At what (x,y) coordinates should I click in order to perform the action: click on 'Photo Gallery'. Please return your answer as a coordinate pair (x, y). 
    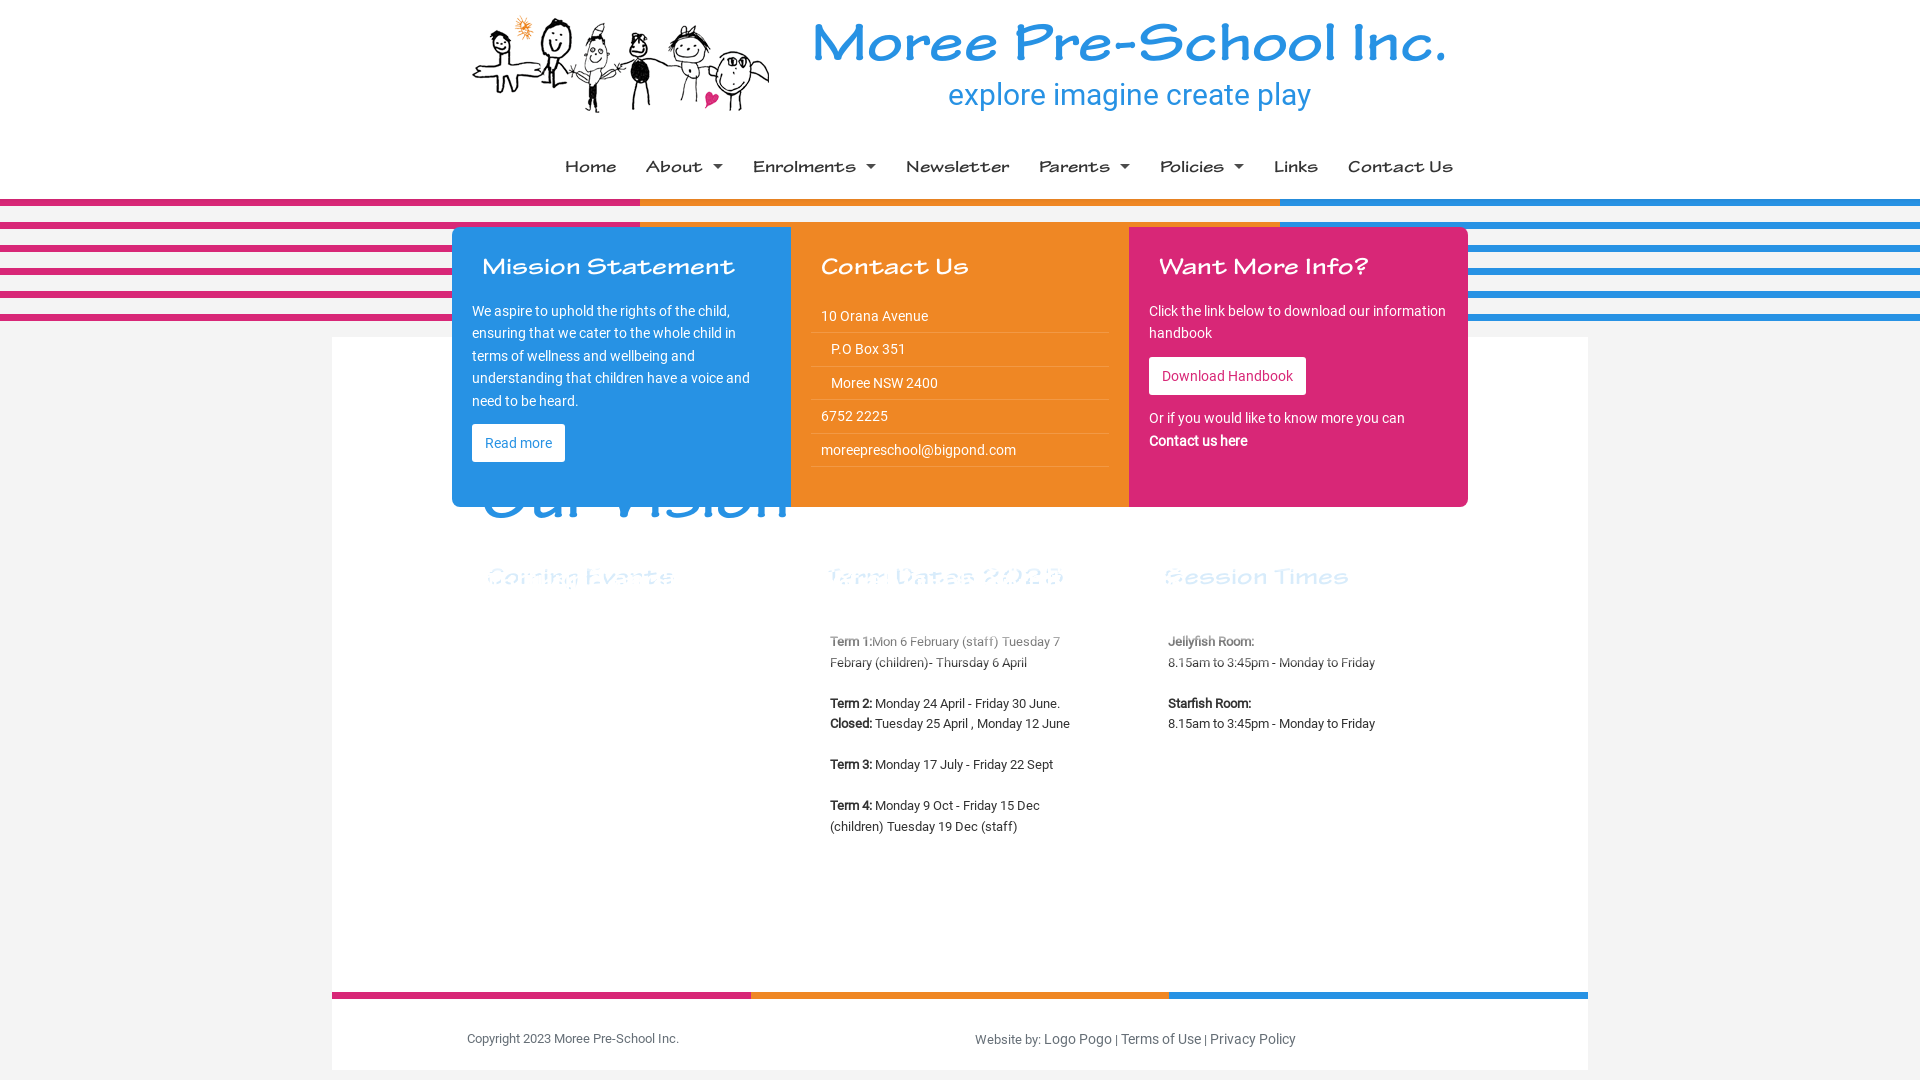
    Looking at the image, I should click on (684, 345).